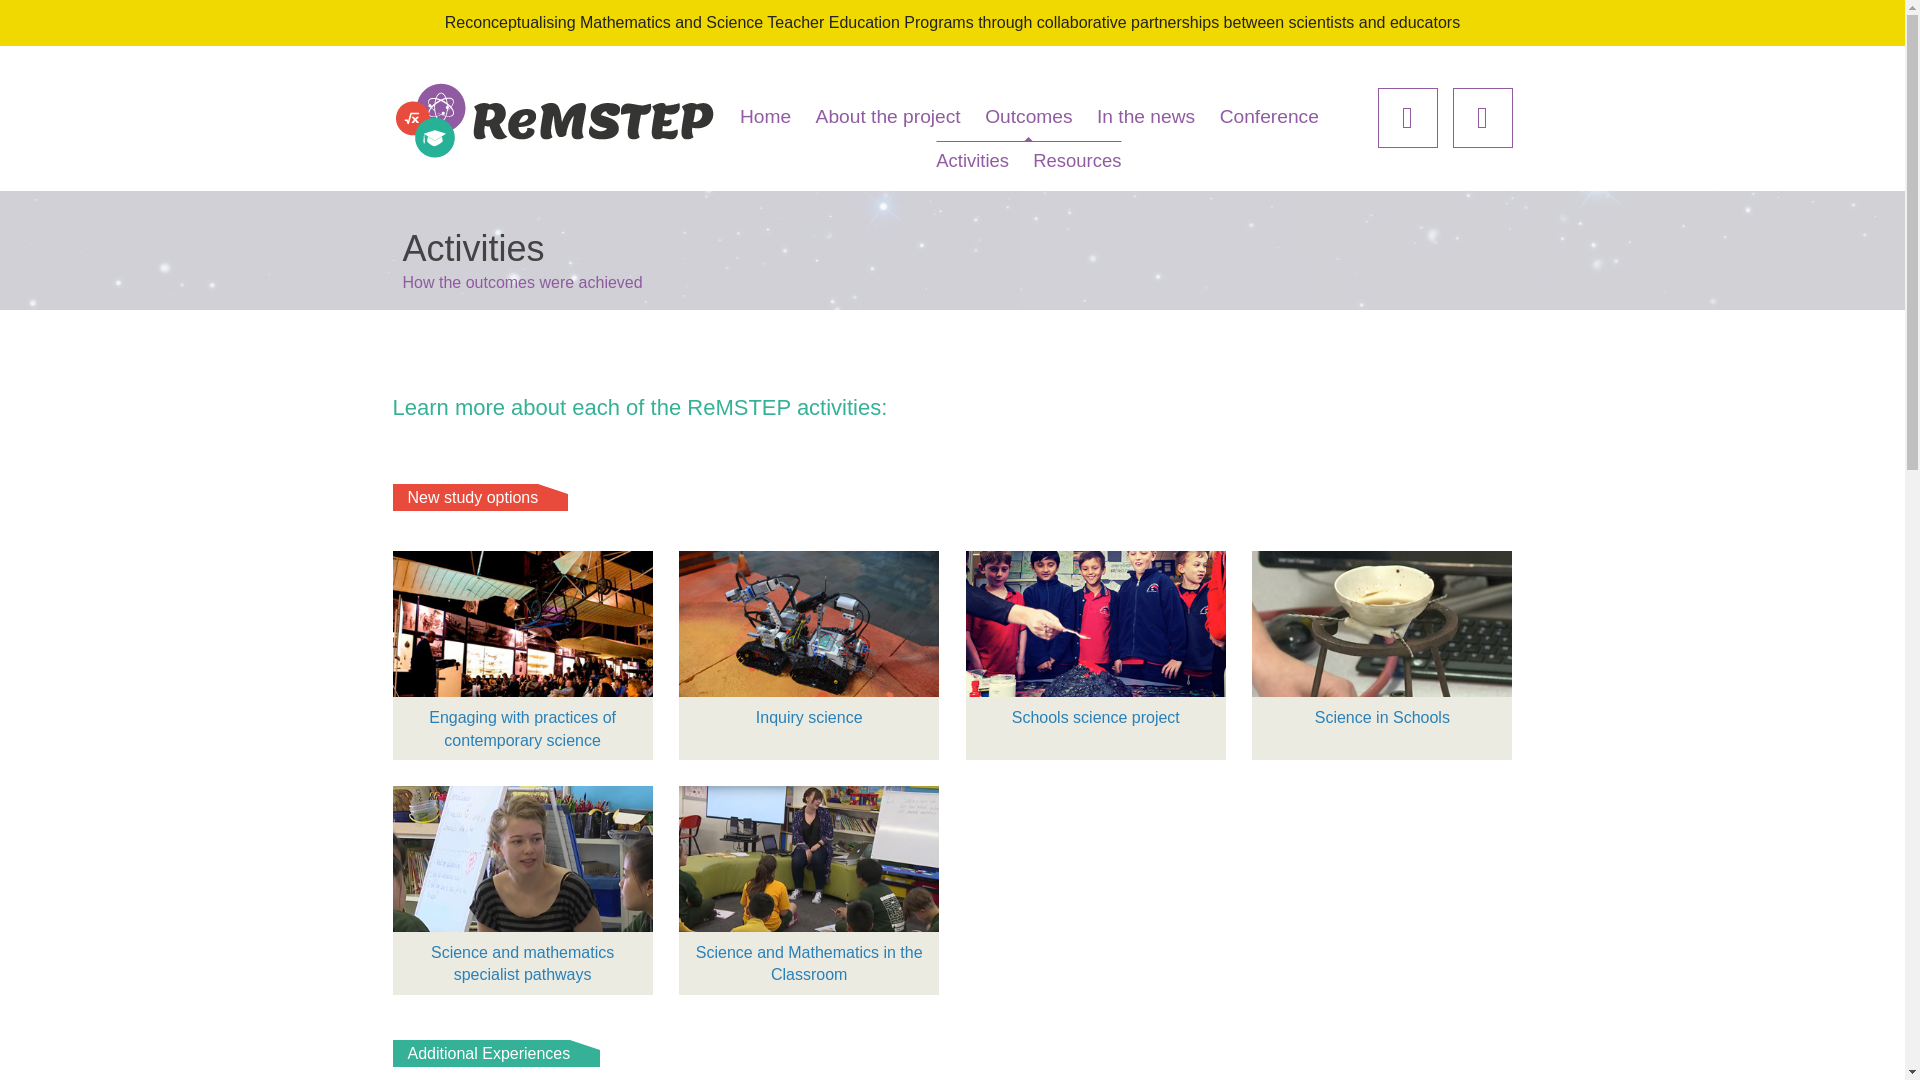 The width and height of the screenshot is (1920, 1080). I want to click on 'Resources', so click(1075, 159).